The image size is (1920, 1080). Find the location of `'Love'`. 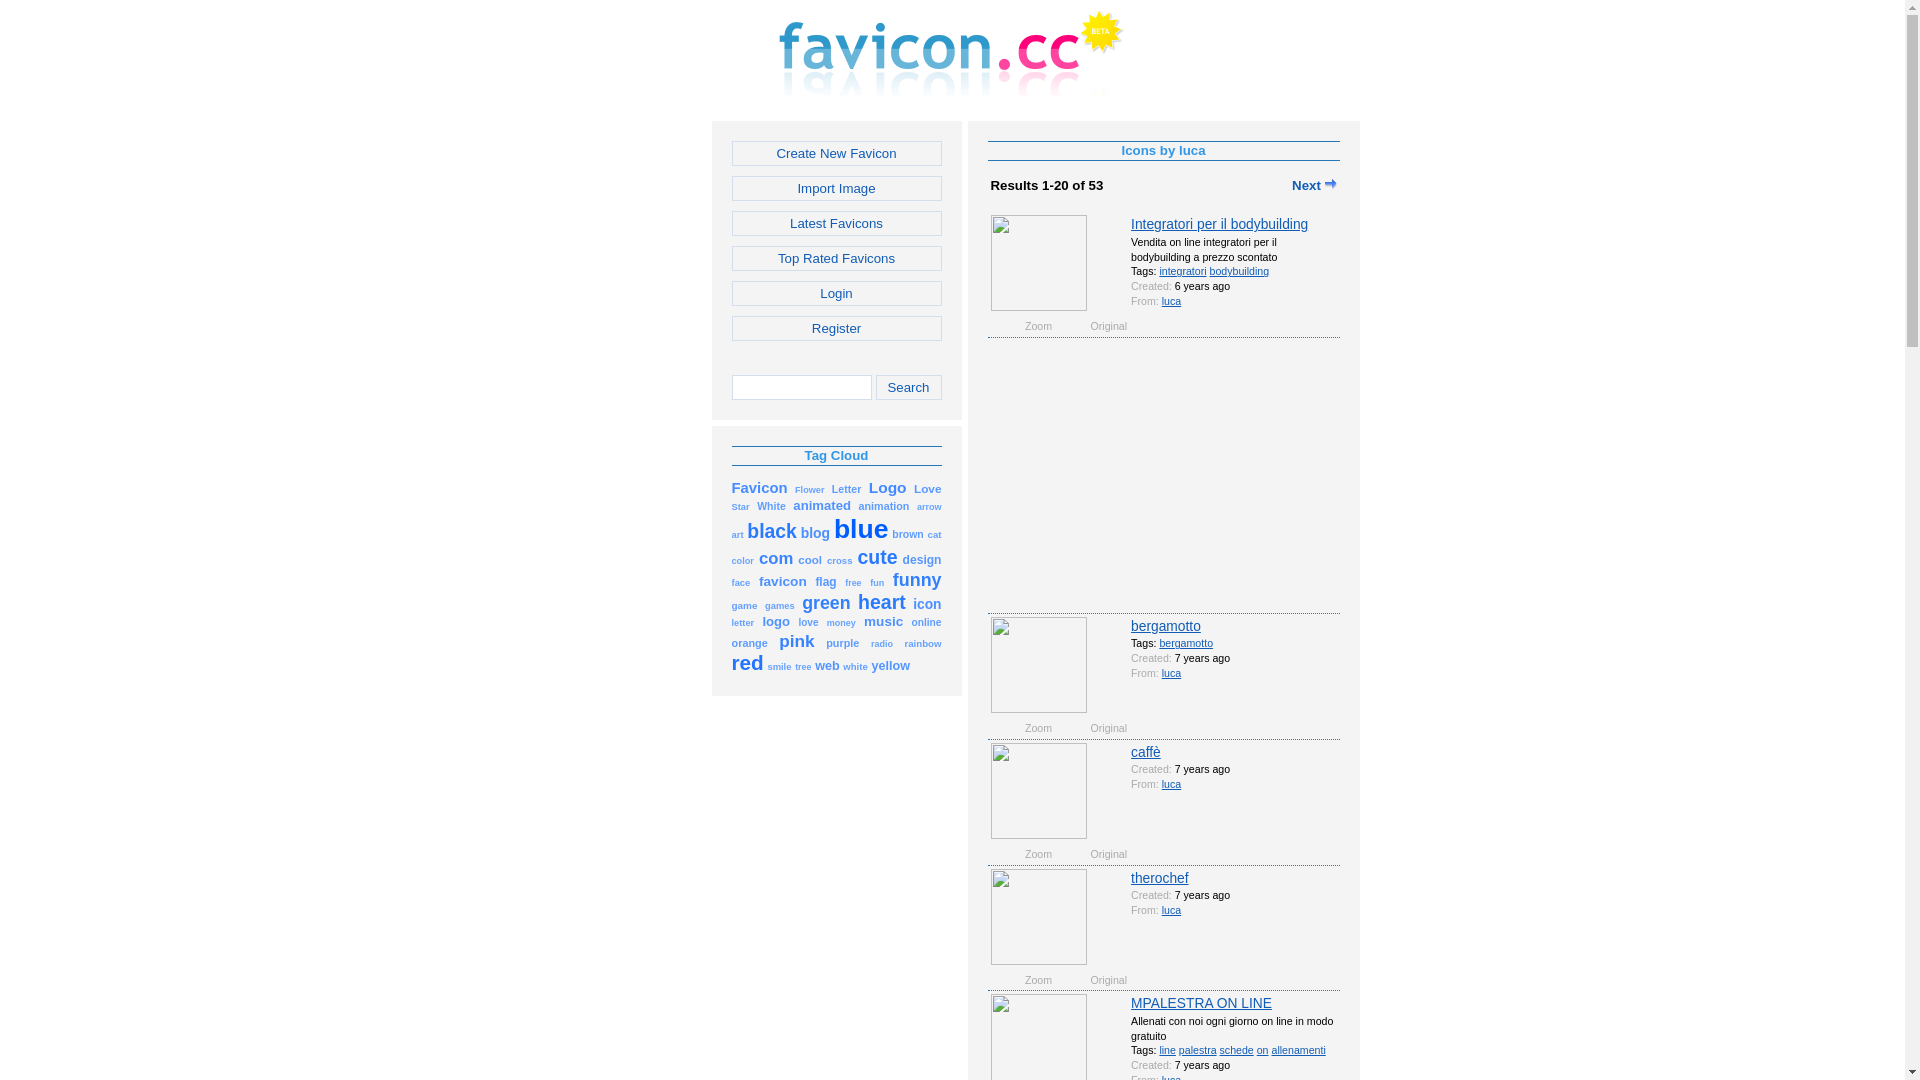

'Love' is located at coordinates (912, 488).